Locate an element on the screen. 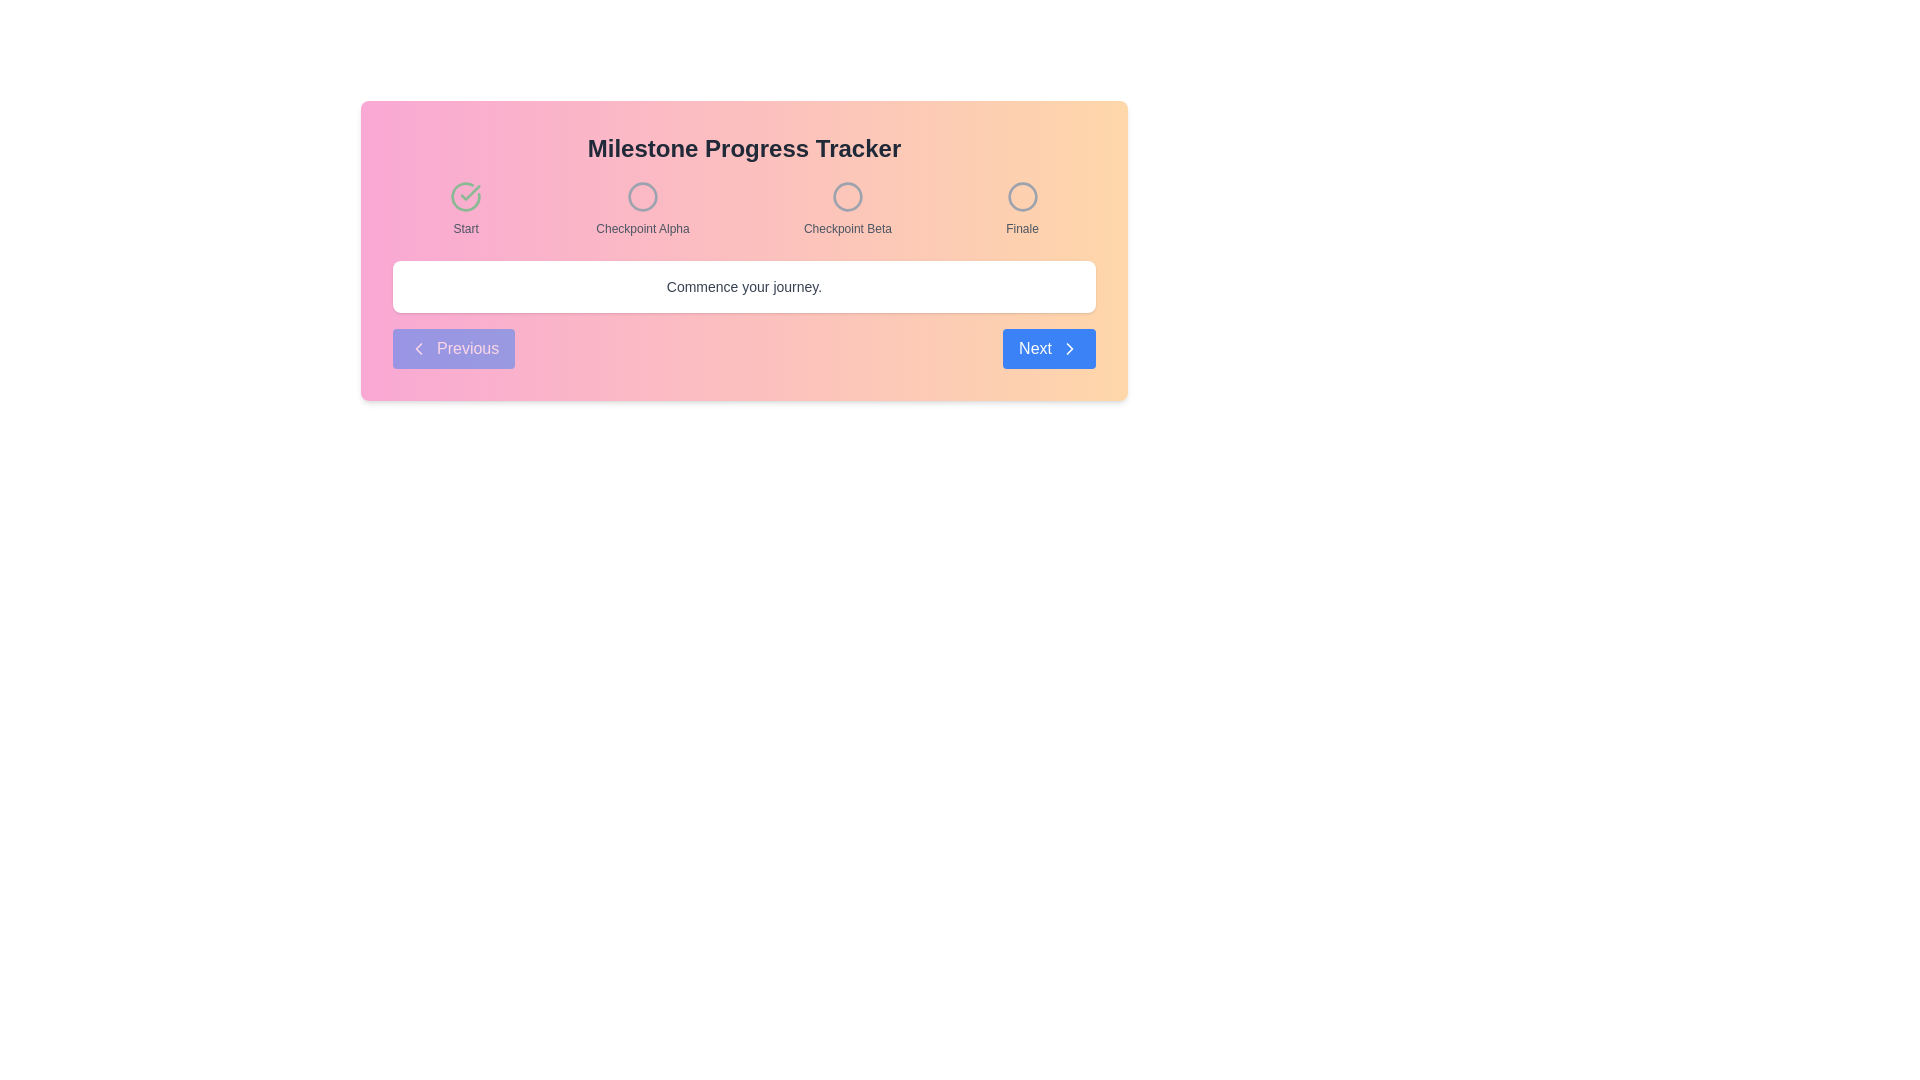  the Text label that provides a title or description for the third circular icon in the progress tracking system, positioned centrally below the icon is located at coordinates (847, 227).